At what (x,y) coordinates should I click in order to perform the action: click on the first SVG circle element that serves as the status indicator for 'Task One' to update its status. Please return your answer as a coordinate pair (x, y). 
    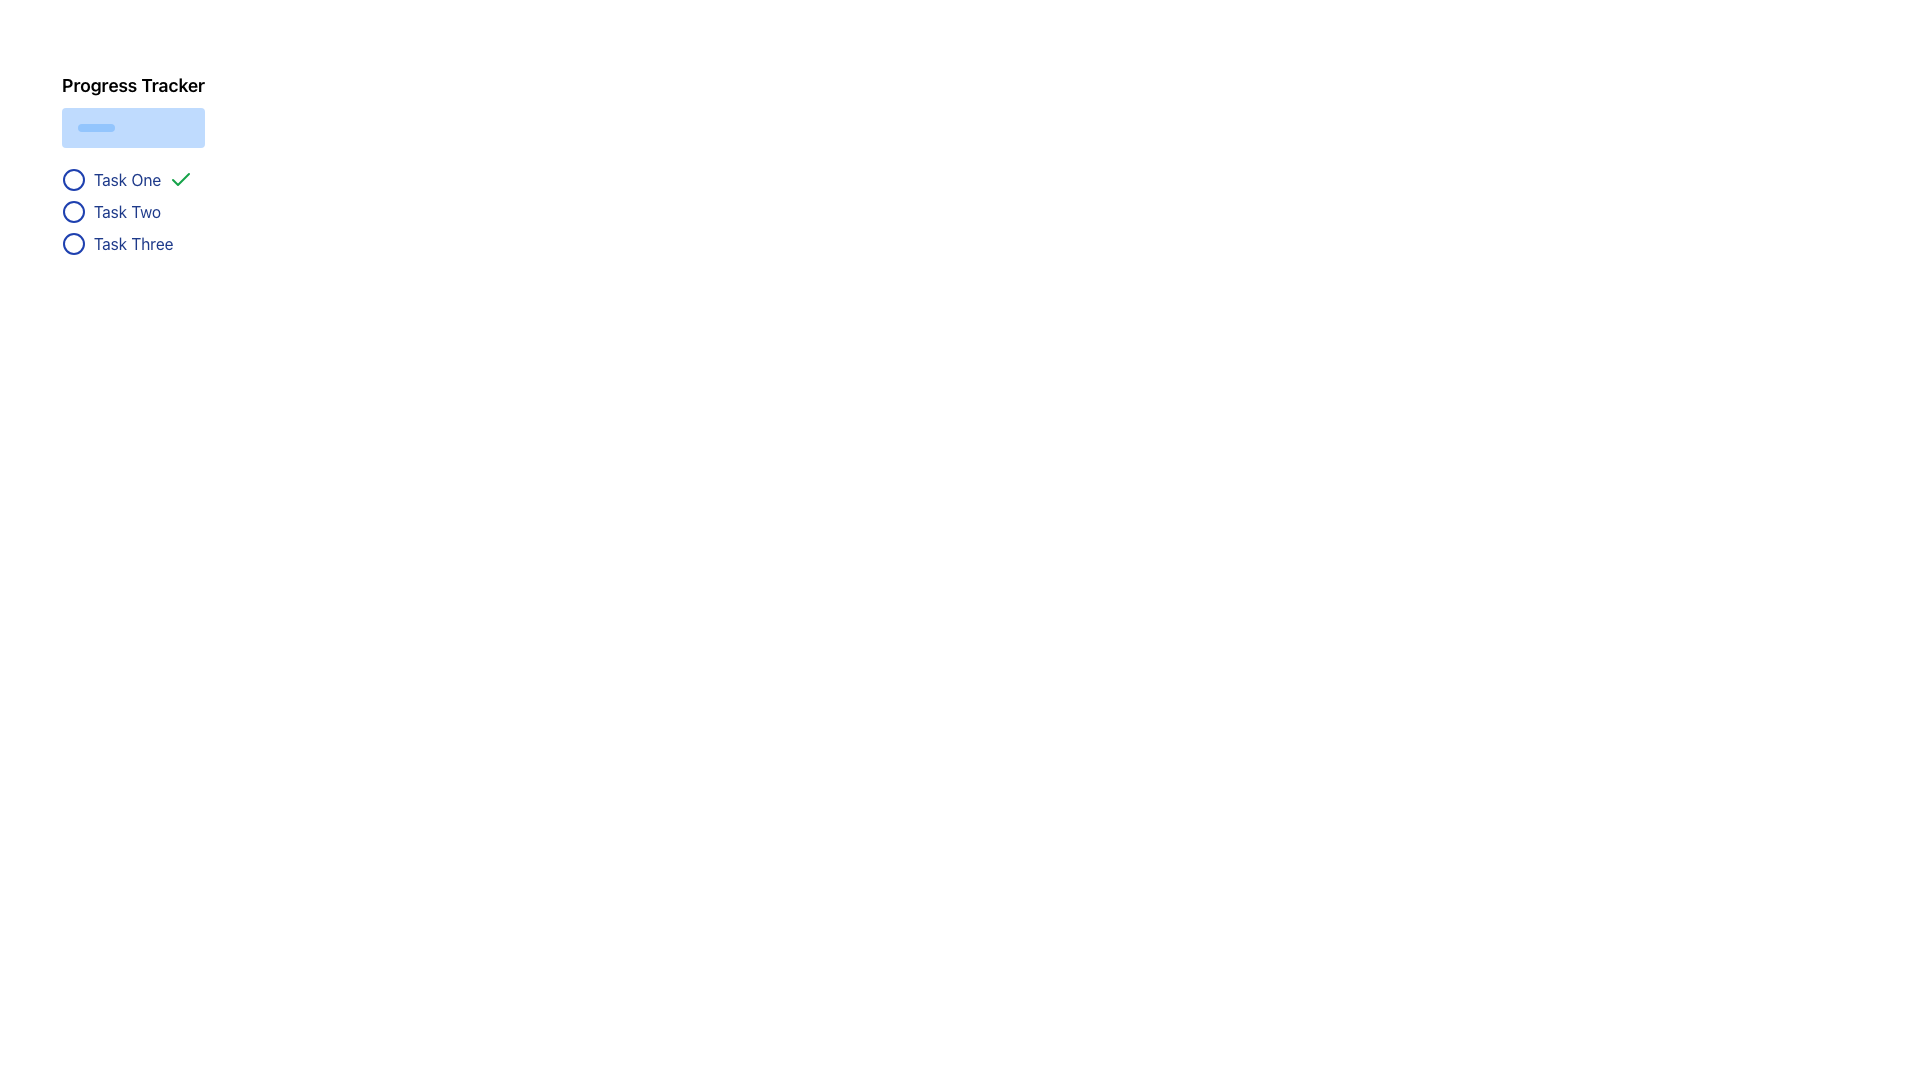
    Looking at the image, I should click on (73, 180).